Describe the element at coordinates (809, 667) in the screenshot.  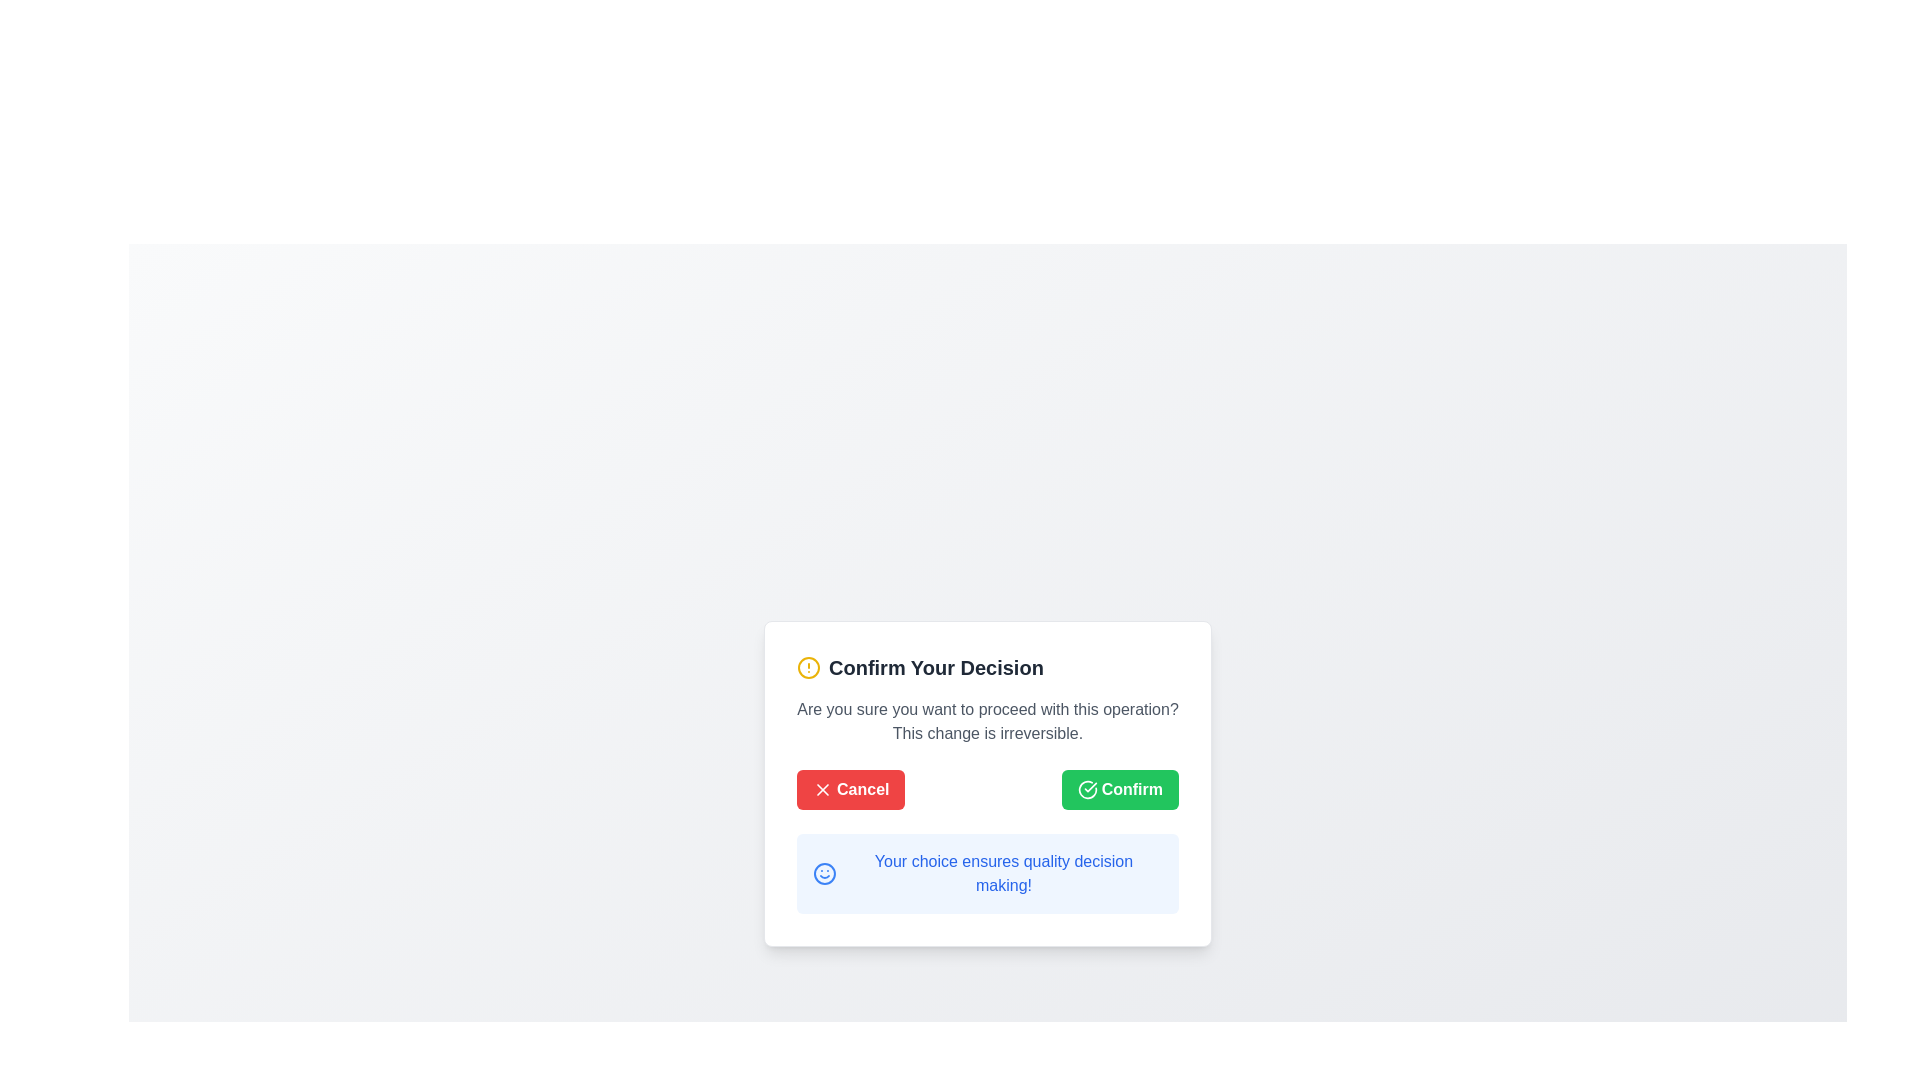
I see `the circular SVG graphic element that serves as an alert icon in the 'Confirm Your Decision' dialog box` at that location.